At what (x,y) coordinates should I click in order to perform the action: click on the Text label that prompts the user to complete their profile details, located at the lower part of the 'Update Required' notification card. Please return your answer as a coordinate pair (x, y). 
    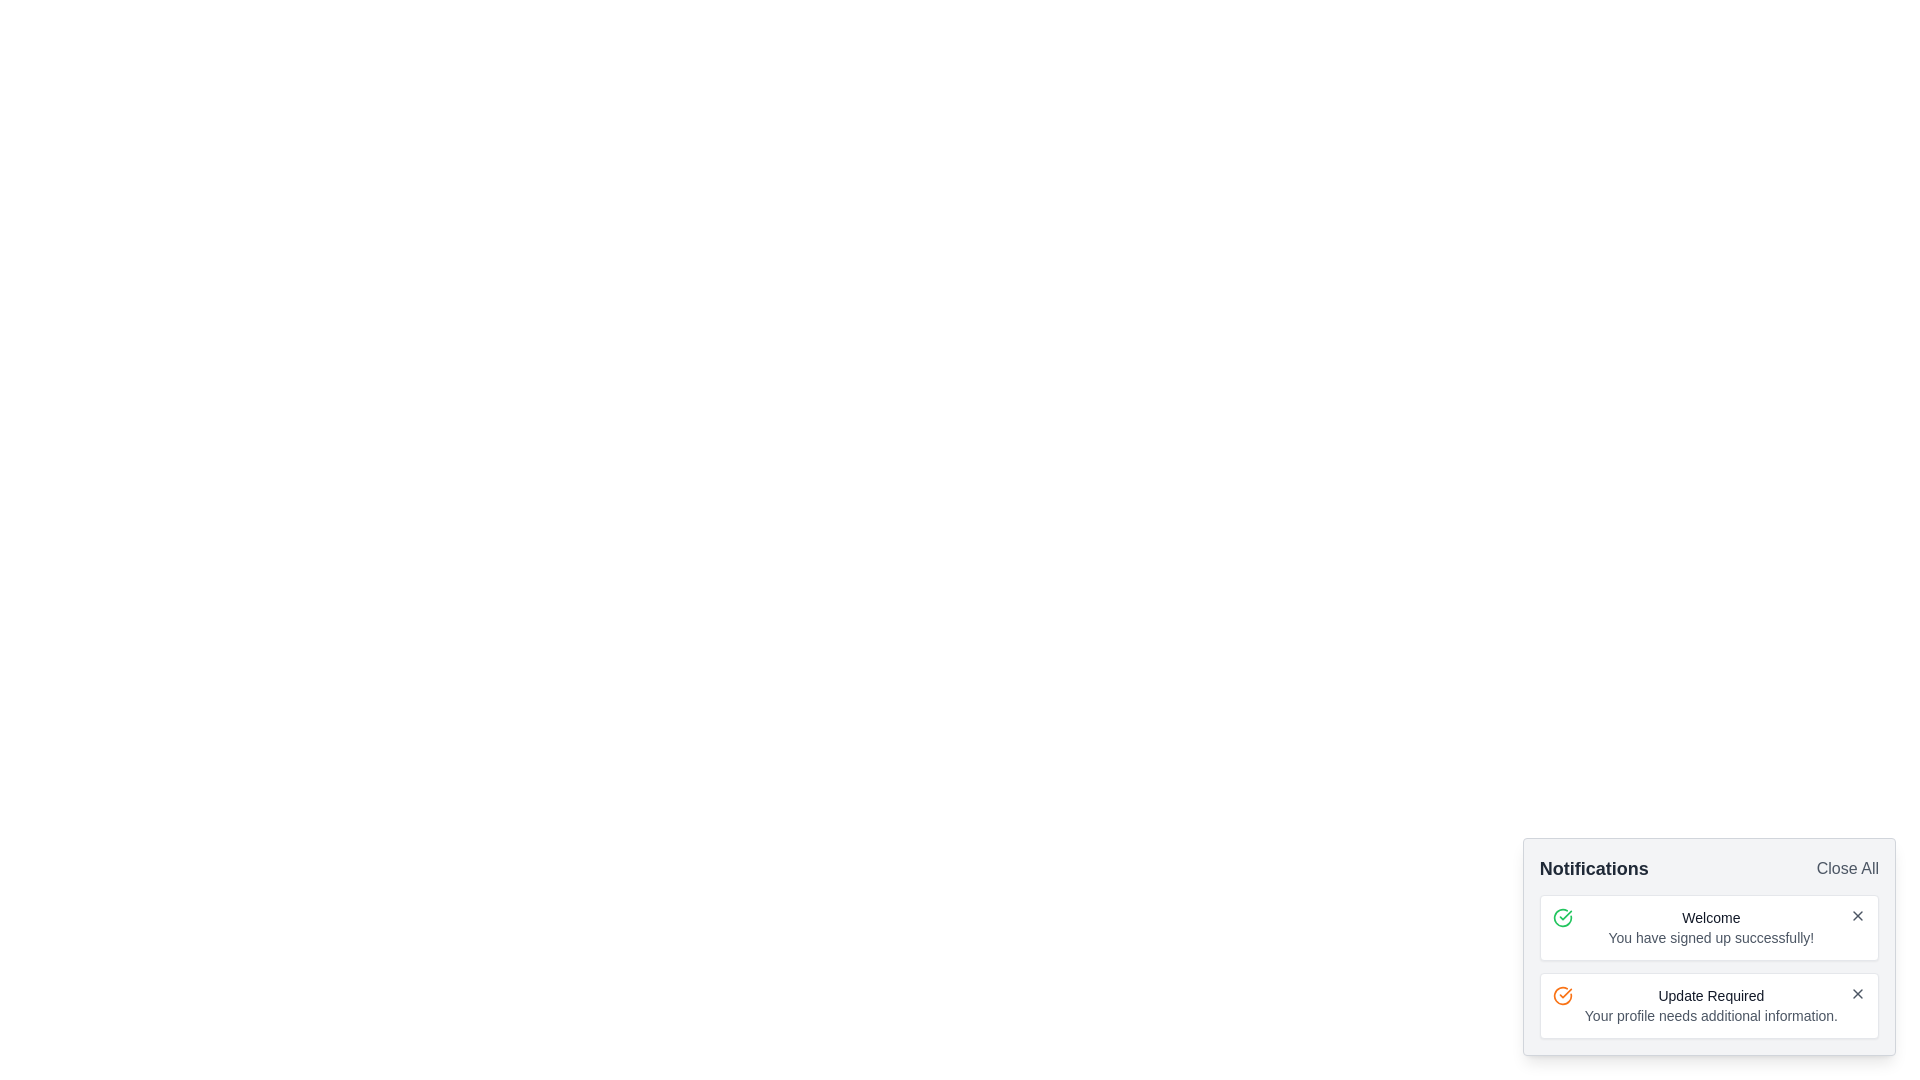
    Looking at the image, I should click on (1710, 1015).